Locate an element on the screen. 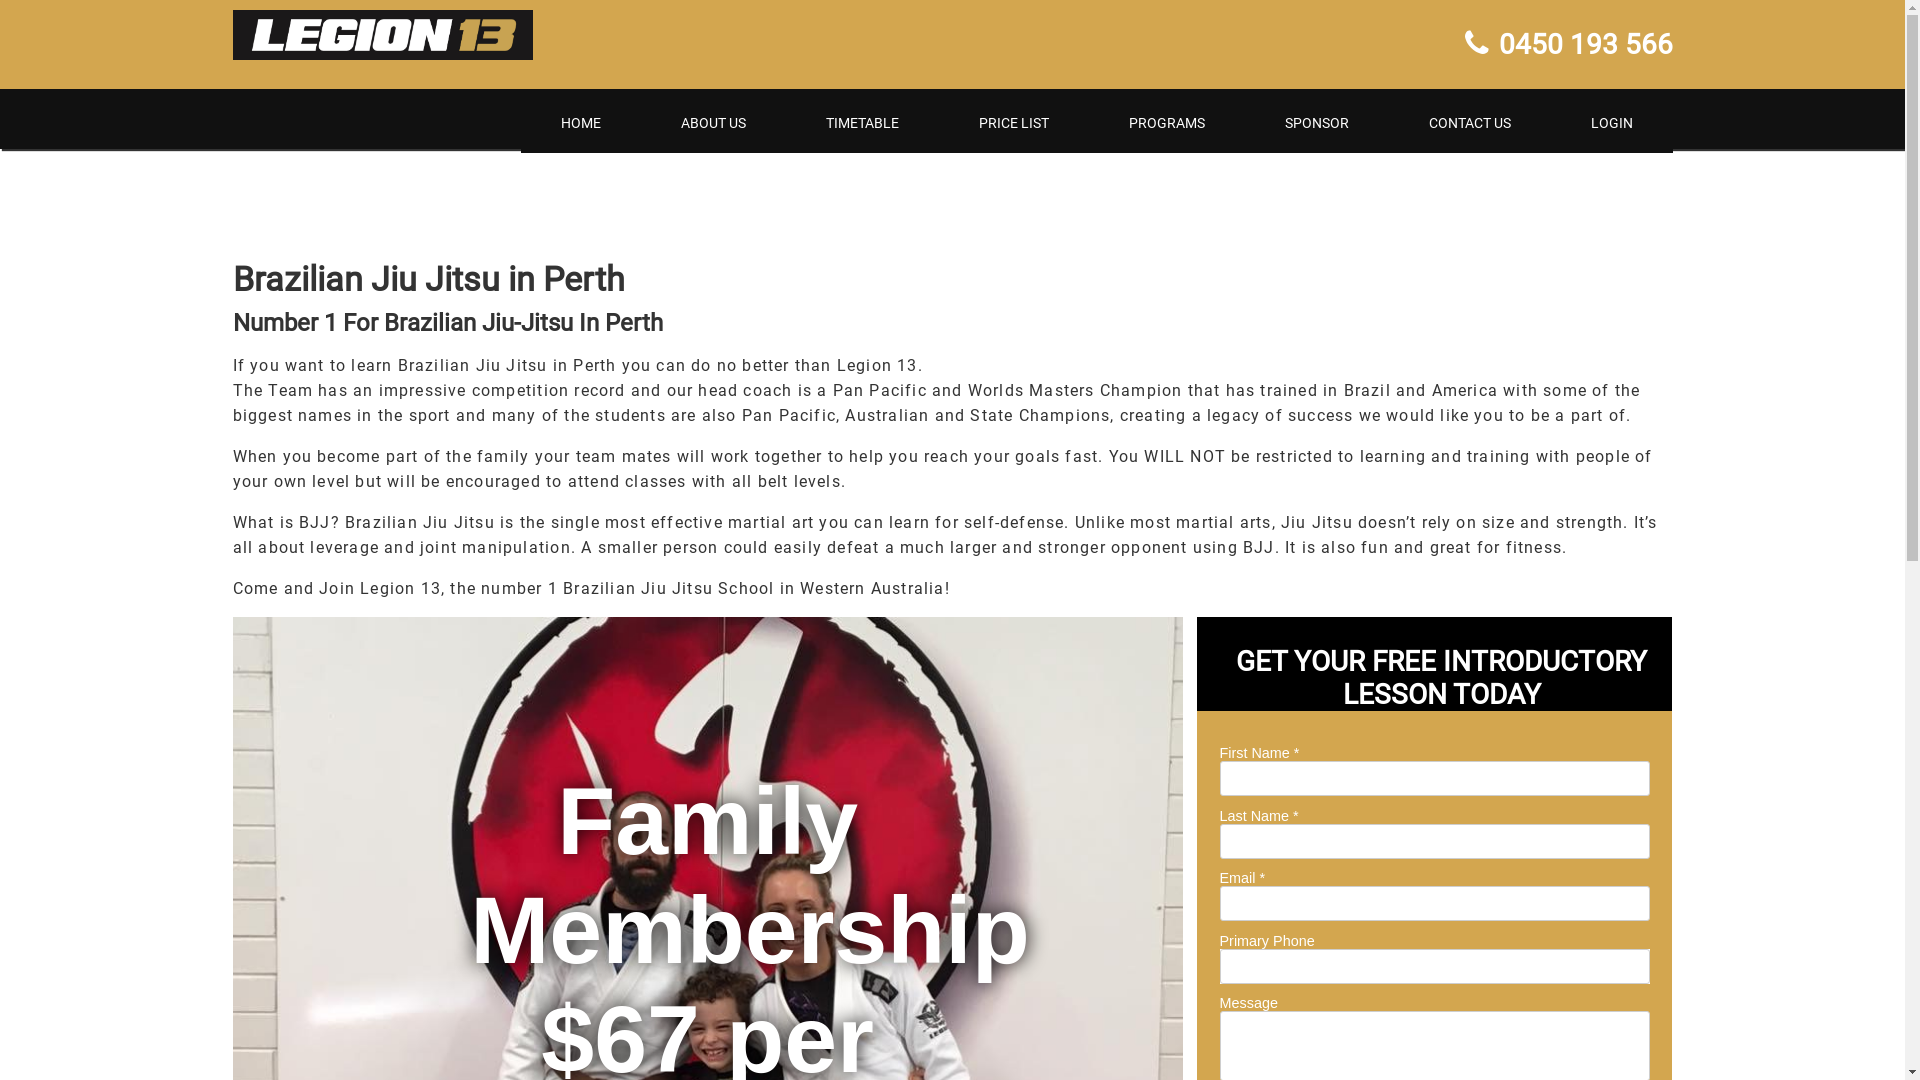 This screenshot has height=1080, width=1920. 'HOME' is located at coordinates (579, 123).